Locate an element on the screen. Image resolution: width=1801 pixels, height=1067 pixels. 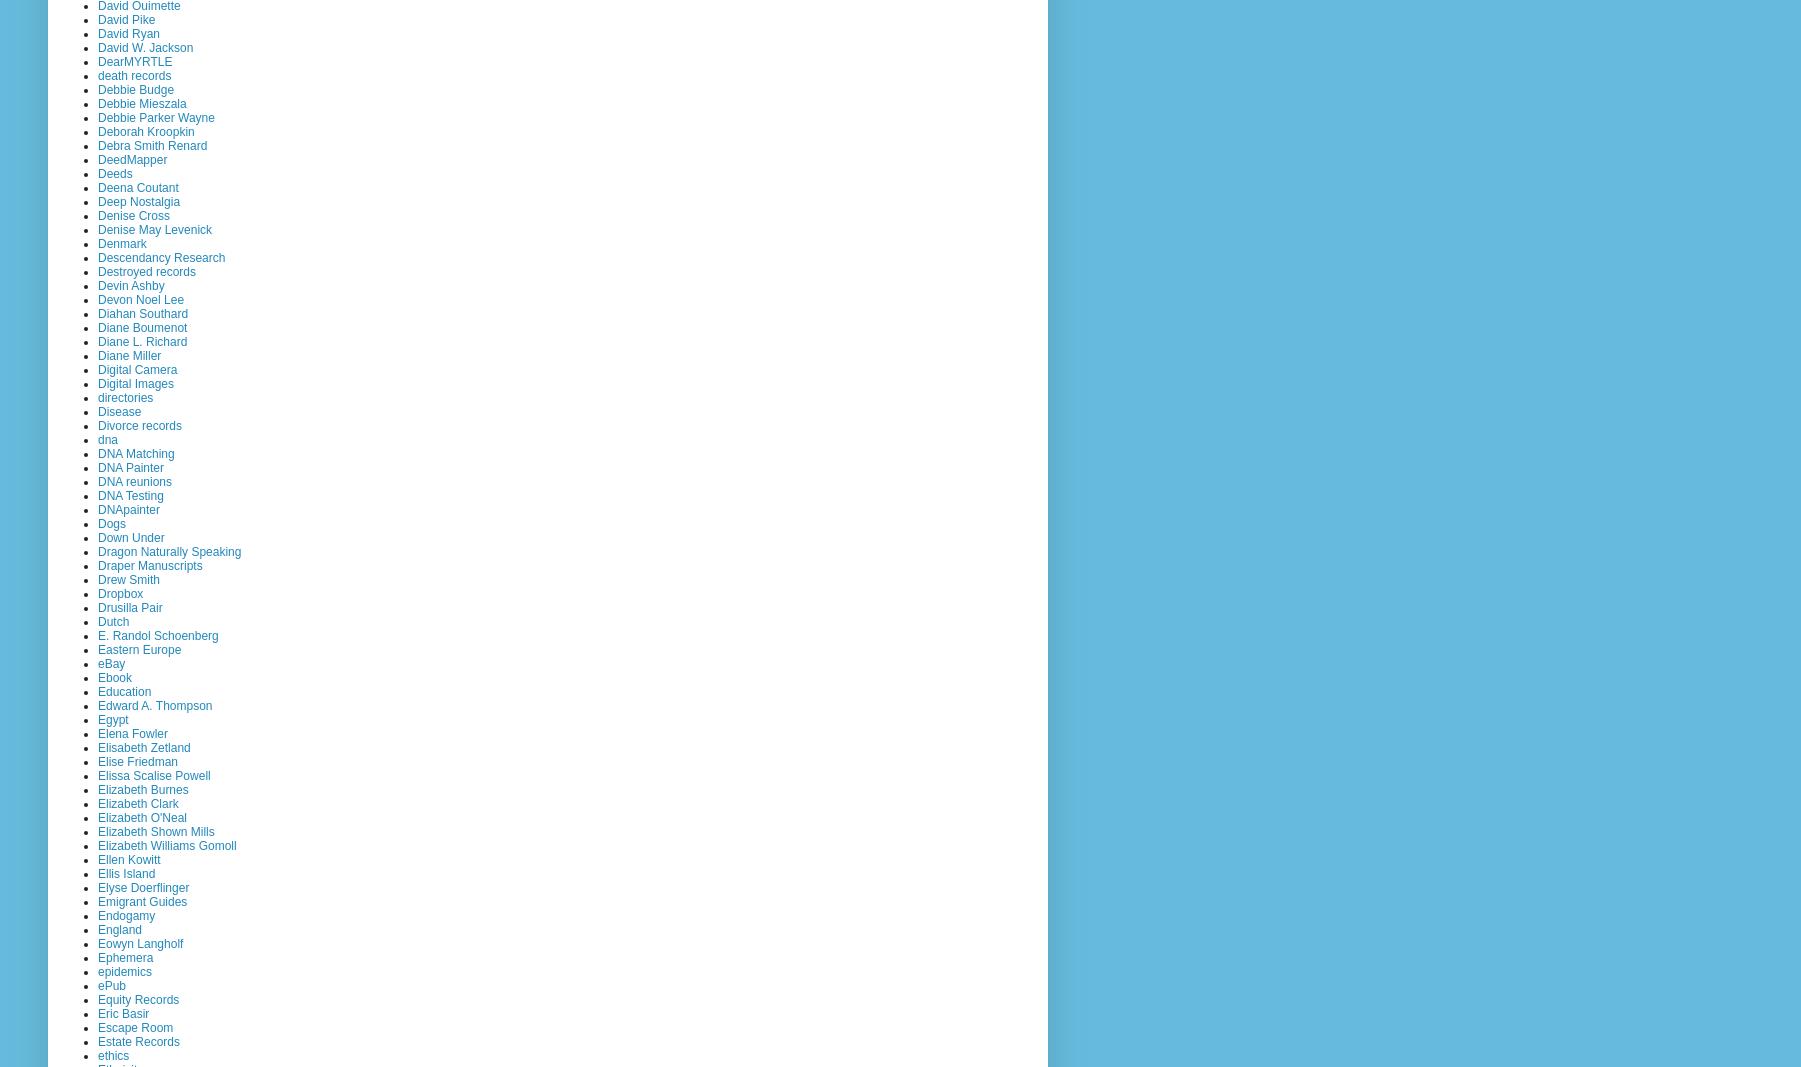
'Diane Miller' is located at coordinates (129, 354).